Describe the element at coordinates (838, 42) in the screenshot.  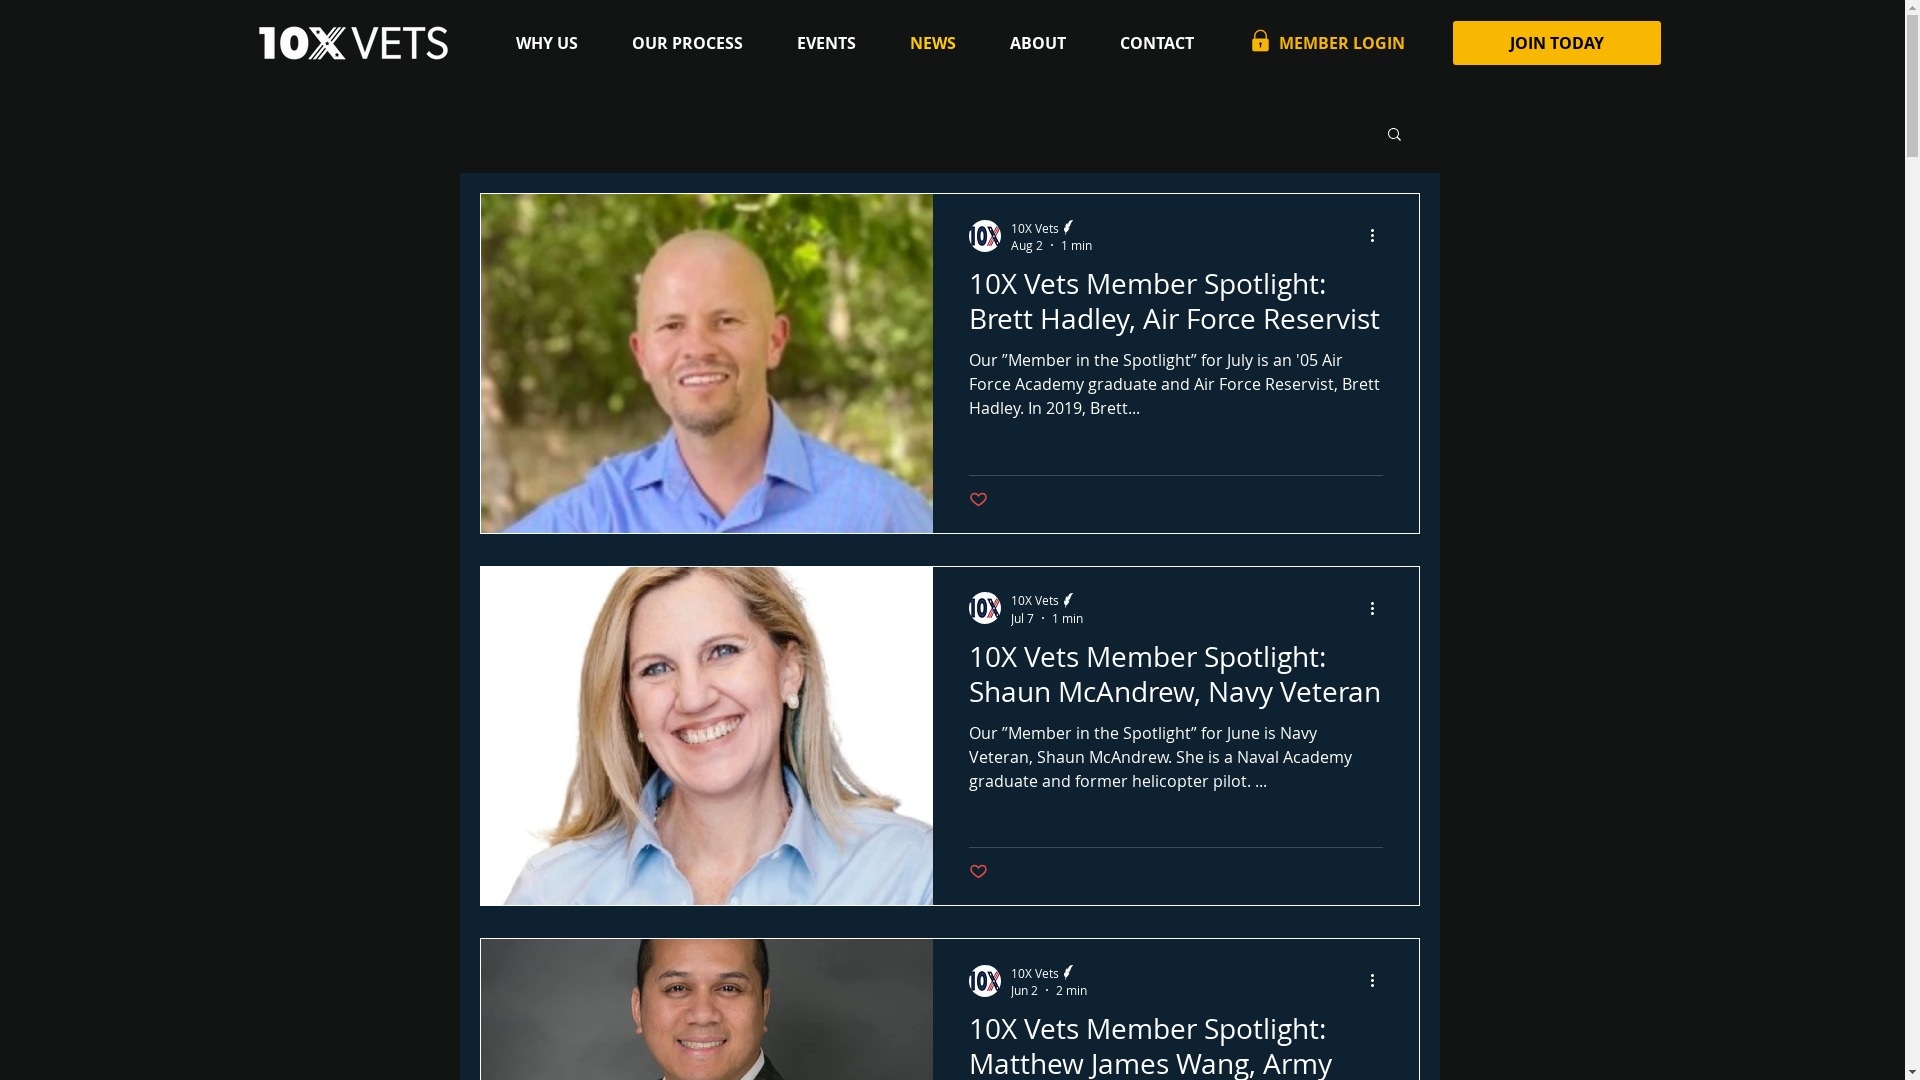
I see `'EVENTS'` at that location.